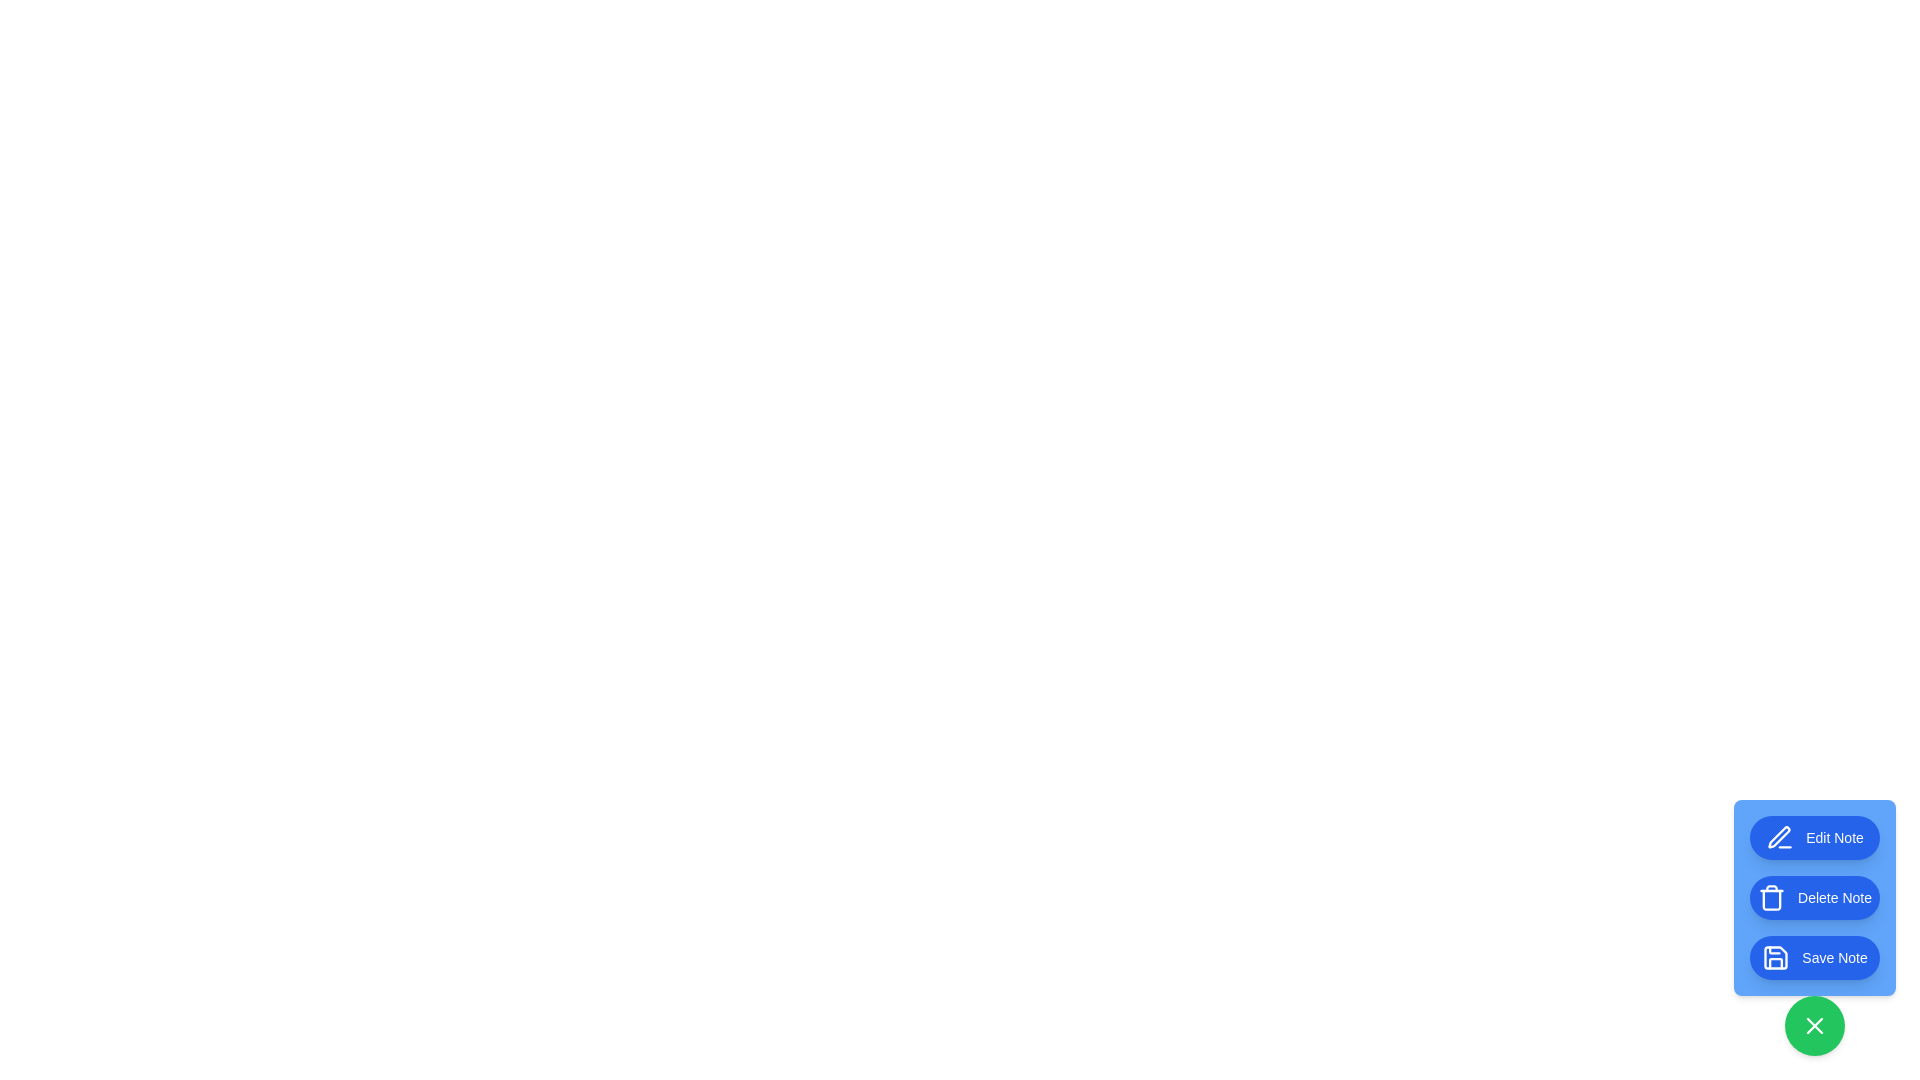 This screenshot has width=1920, height=1080. What do you see at coordinates (1814, 956) in the screenshot?
I see `the 'Save Note' button to save the note` at bounding box center [1814, 956].